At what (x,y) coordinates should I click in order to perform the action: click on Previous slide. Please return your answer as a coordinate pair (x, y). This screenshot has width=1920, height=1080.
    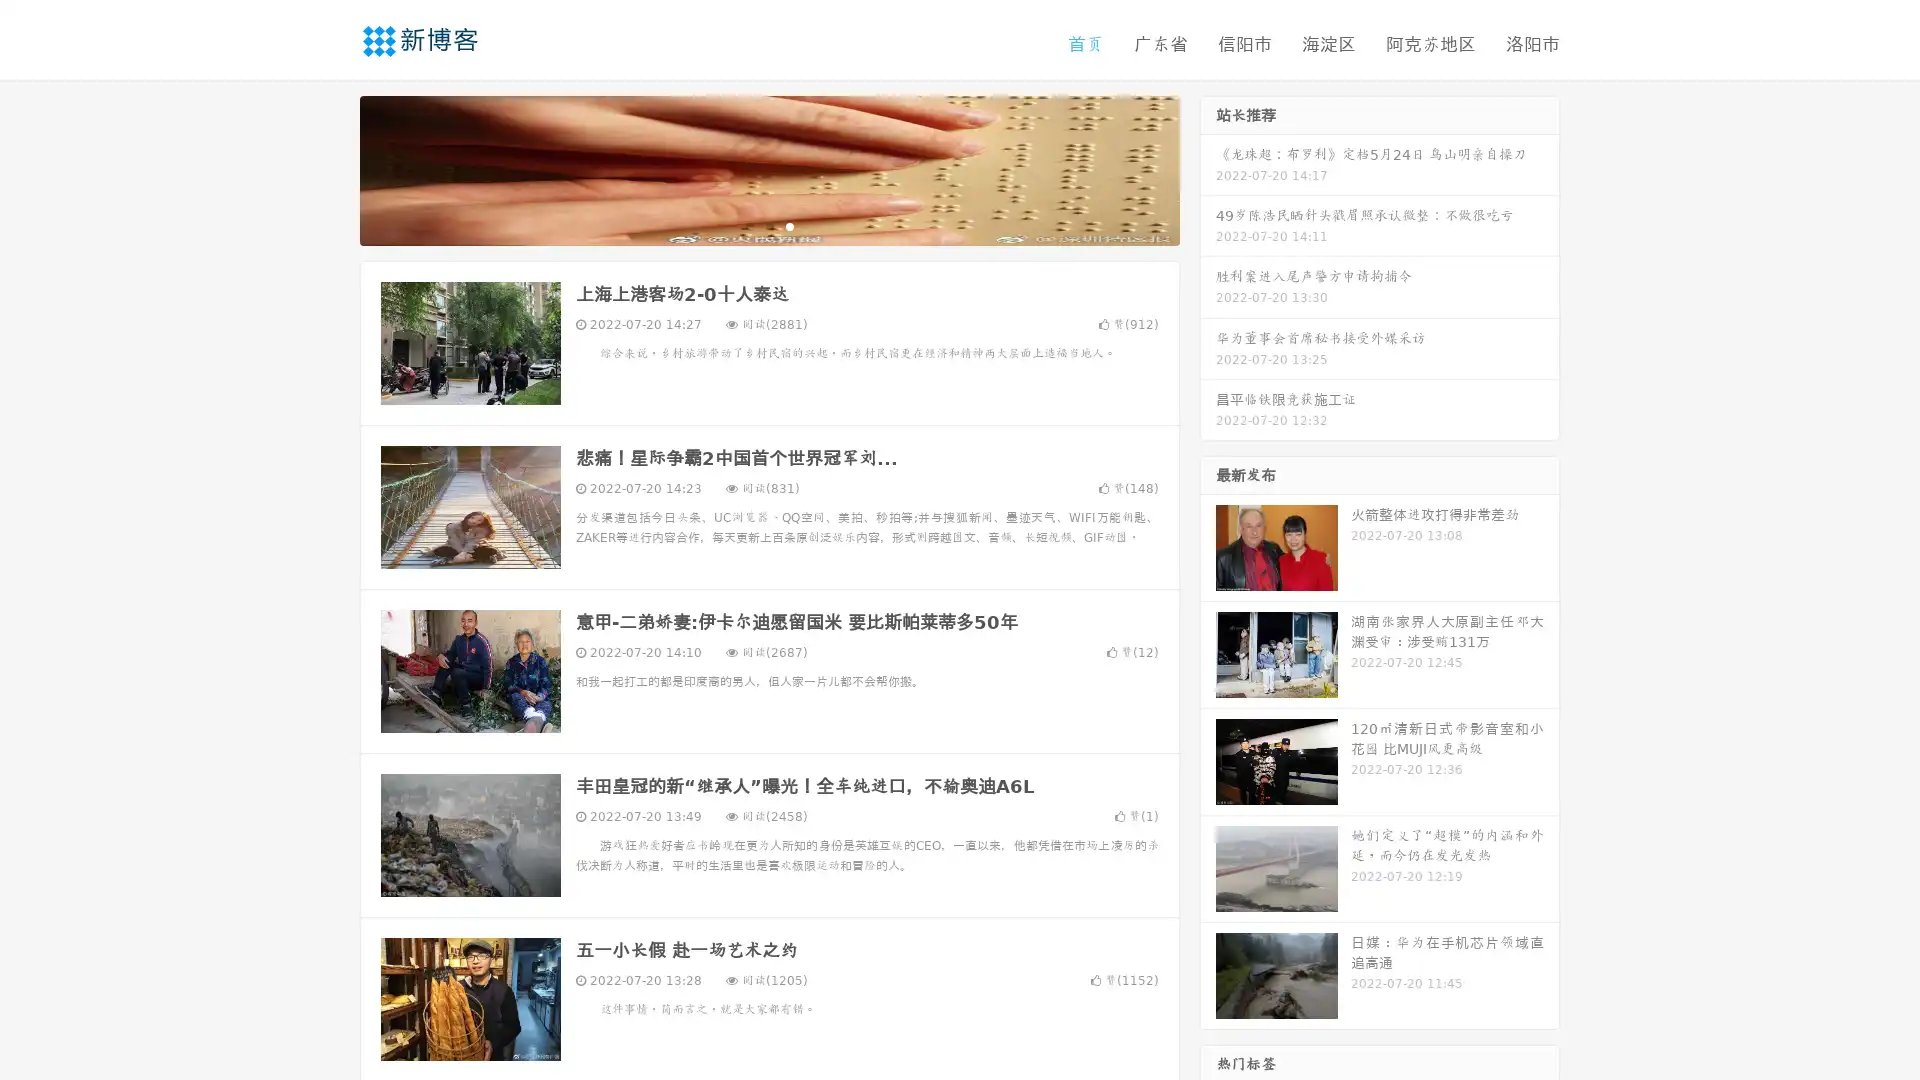
    Looking at the image, I should click on (330, 168).